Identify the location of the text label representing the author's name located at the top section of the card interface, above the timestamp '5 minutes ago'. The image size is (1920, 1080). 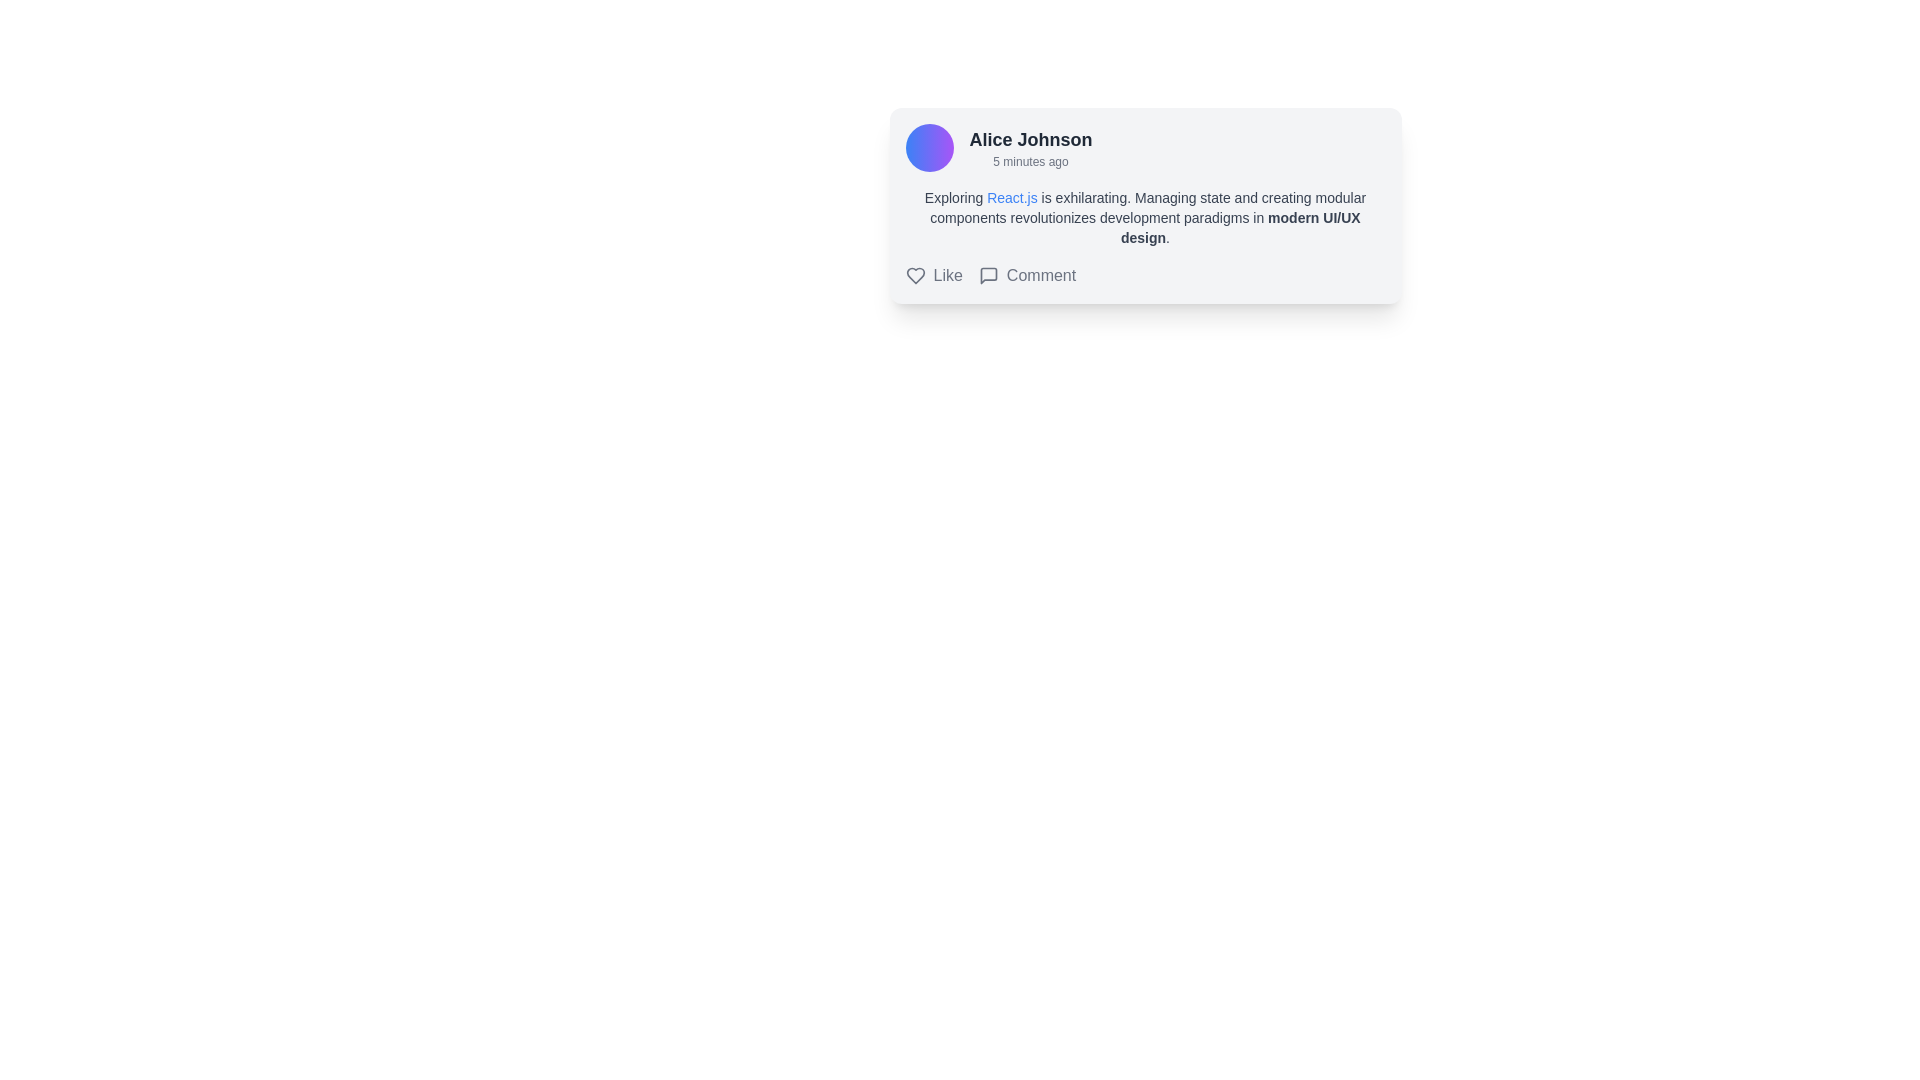
(1031, 138).